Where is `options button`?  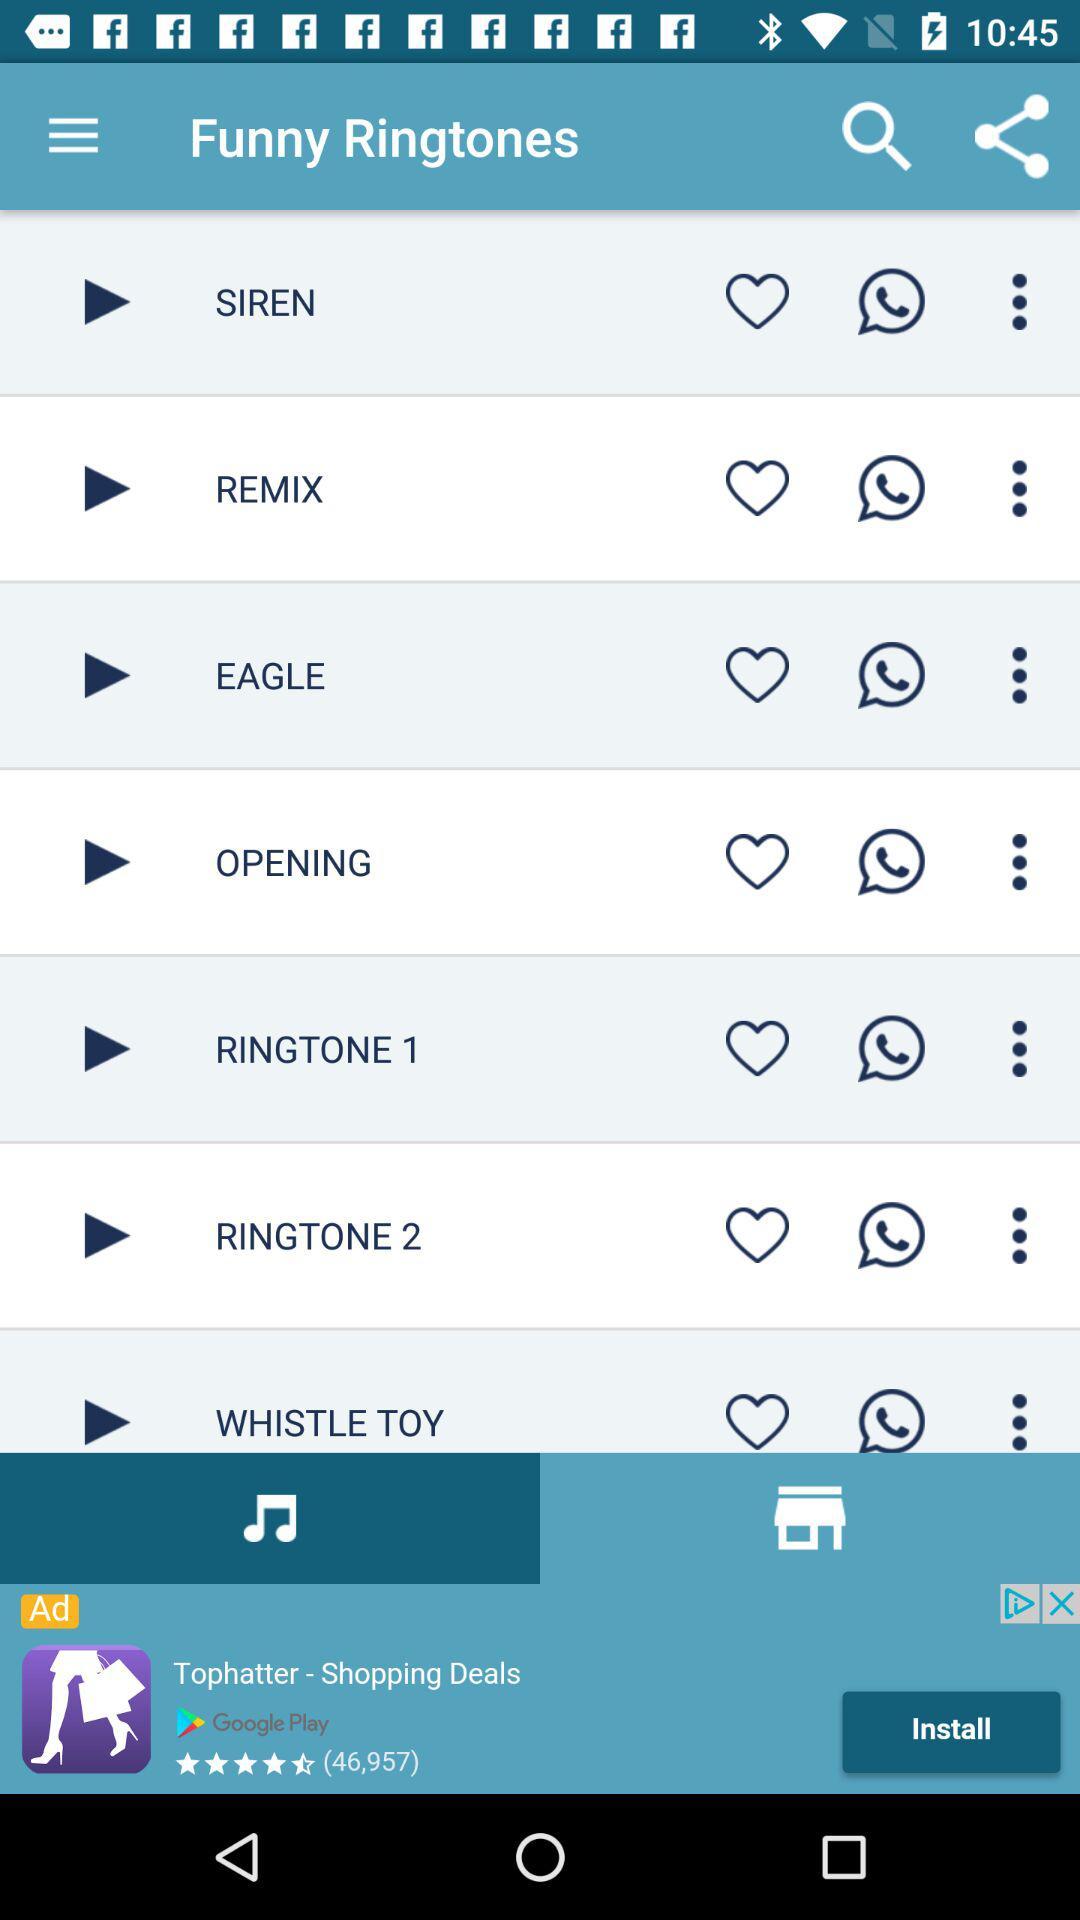
options button is located at coordinates (1019, 1047).